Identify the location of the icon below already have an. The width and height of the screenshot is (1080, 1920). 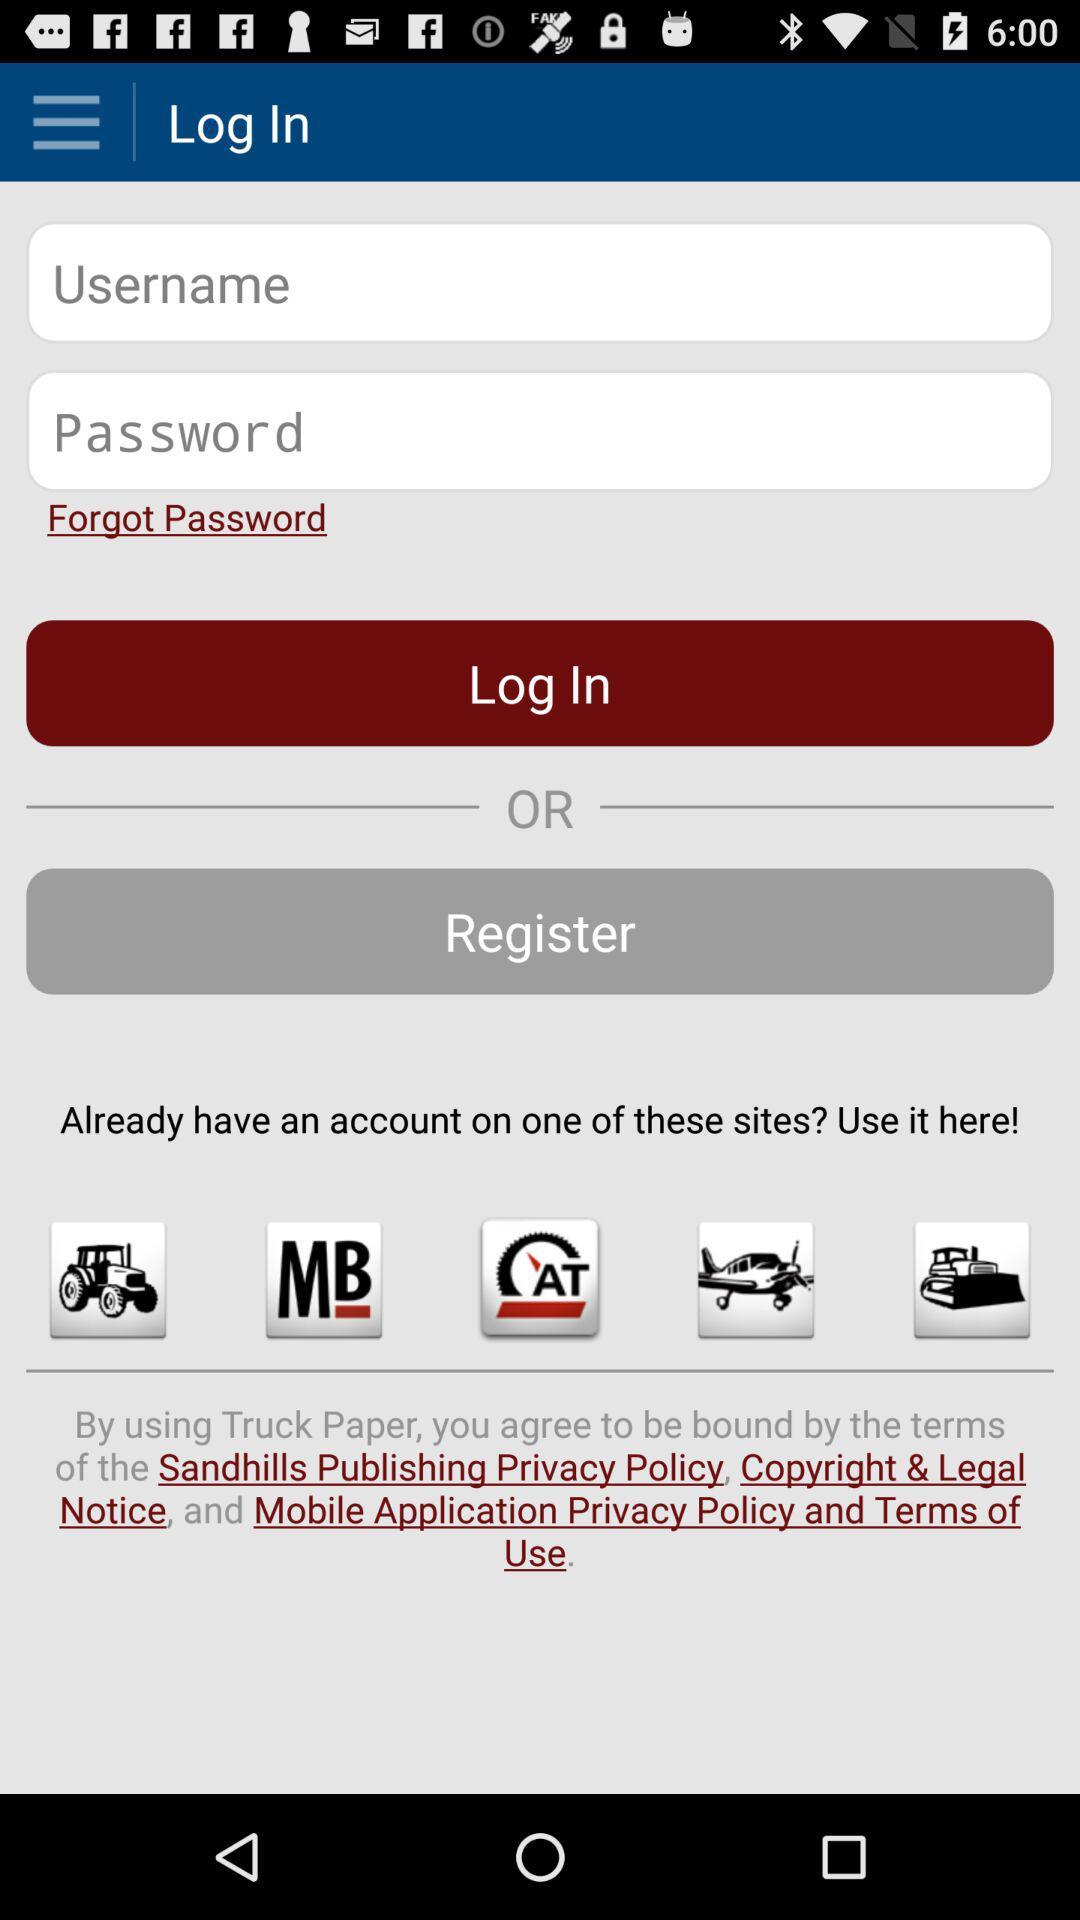
(108, 1280).